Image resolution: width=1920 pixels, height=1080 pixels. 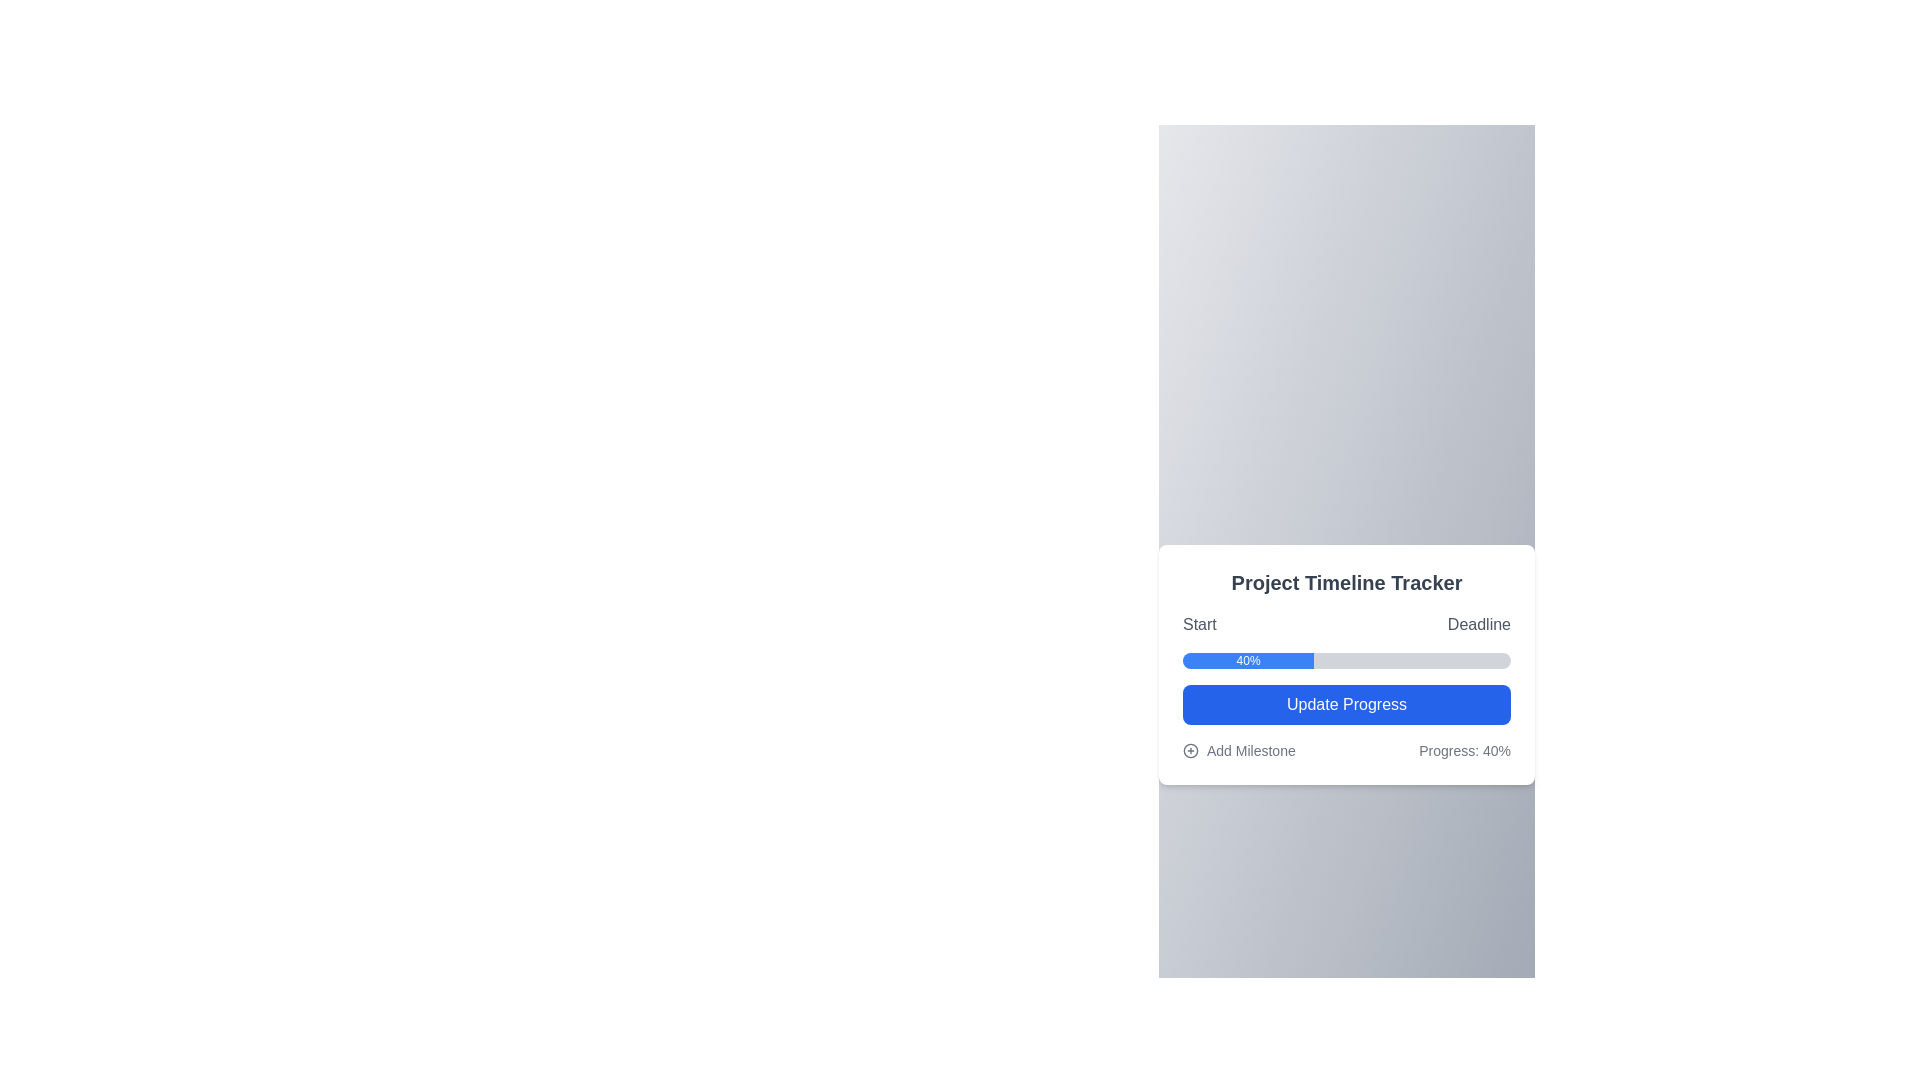 I want to click on the static text label indicating the project deadline, which is the second item in a two-column layout, positioned to the right of the 'Start' label, so click(x=1479, y=623).